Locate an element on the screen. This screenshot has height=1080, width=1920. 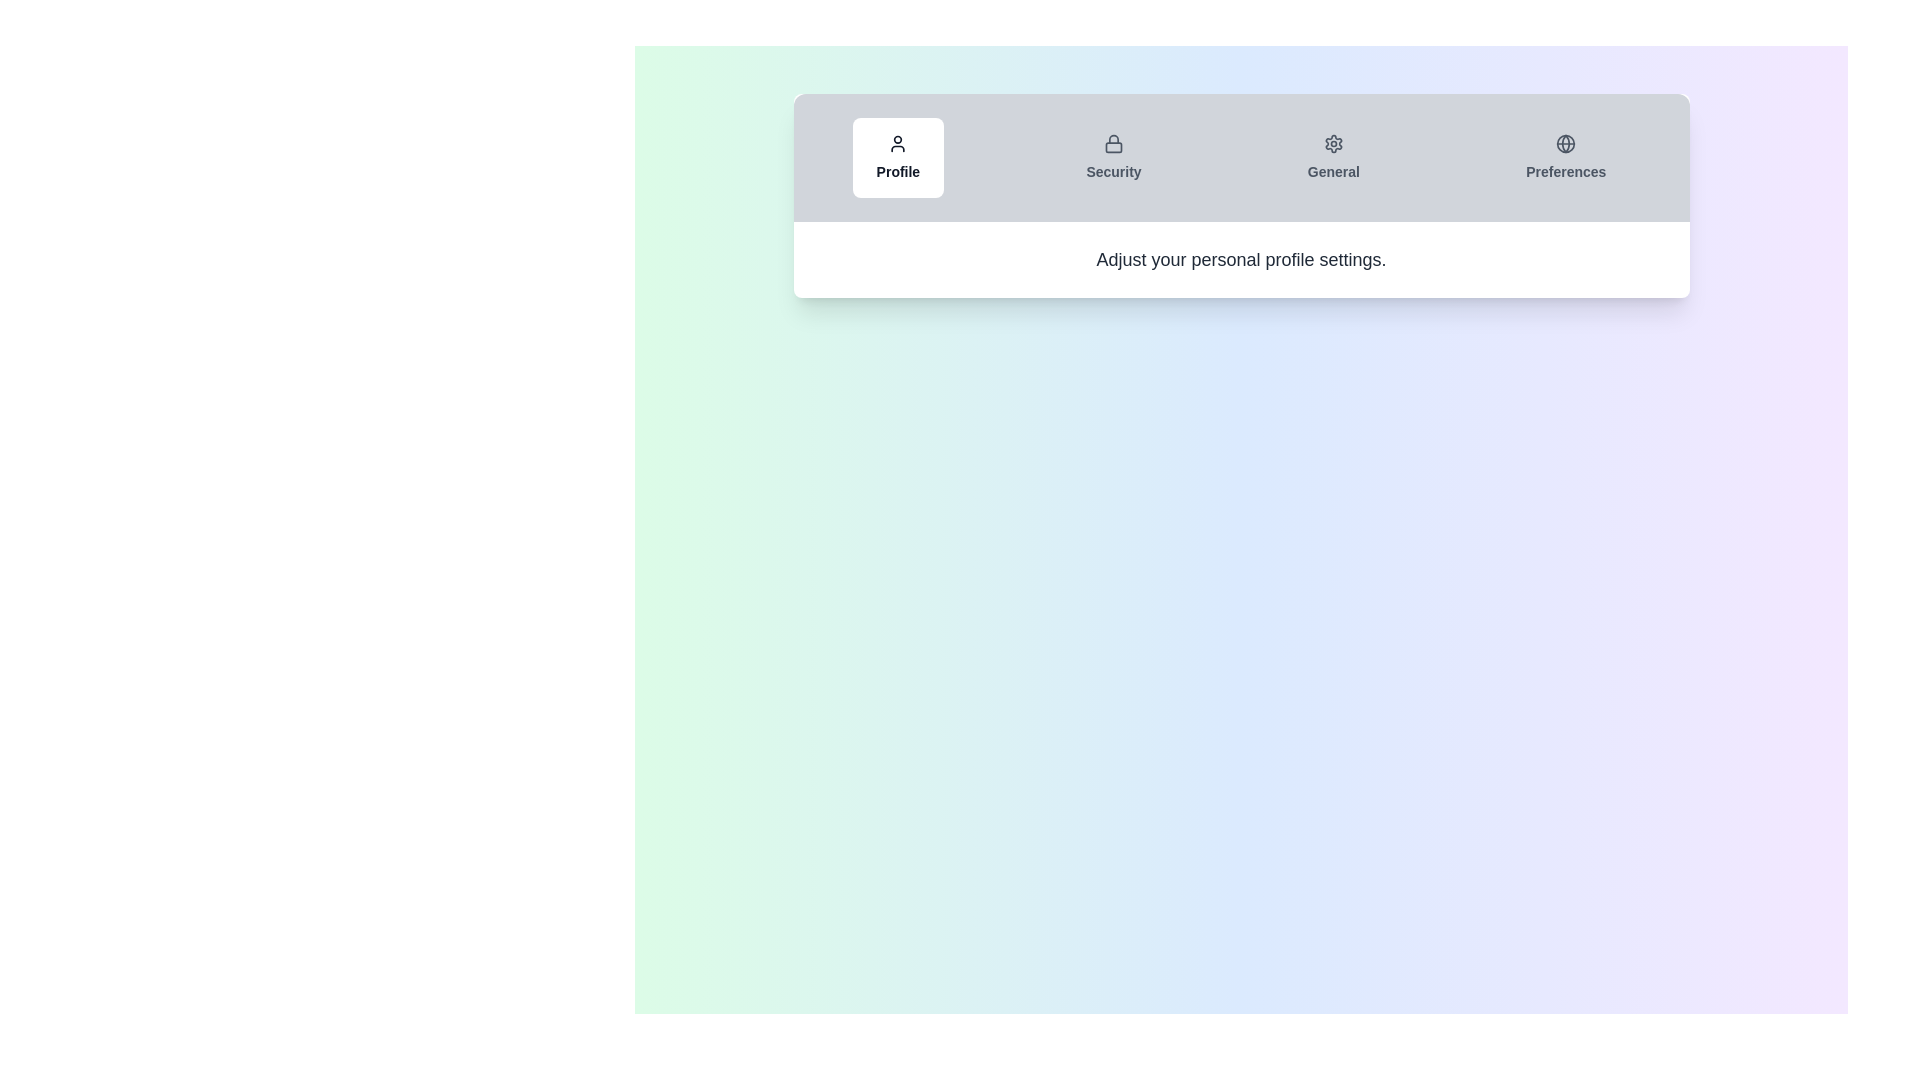
the Preferences tab to view its content is located at coordinates (1564, 157).